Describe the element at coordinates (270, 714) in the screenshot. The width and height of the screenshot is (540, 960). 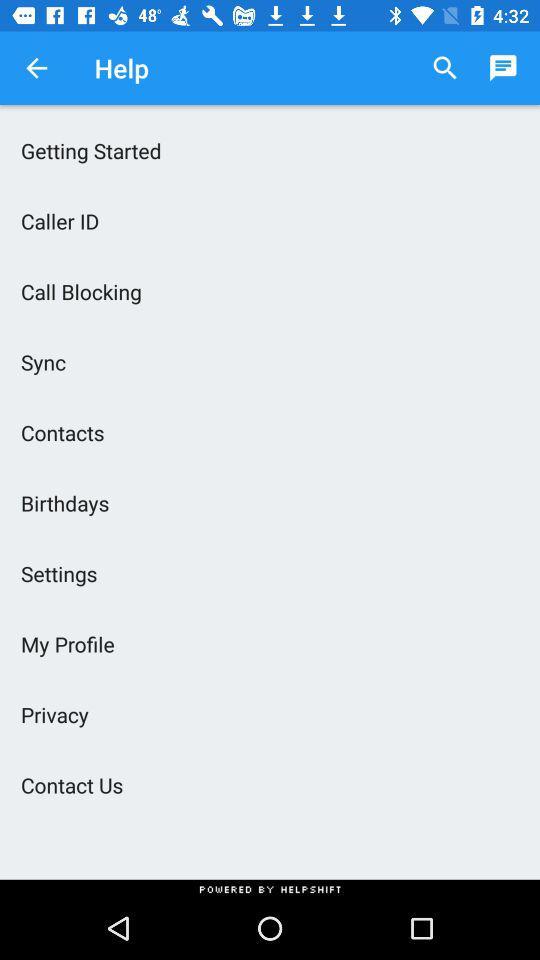
I see `privacy icon` at that location.